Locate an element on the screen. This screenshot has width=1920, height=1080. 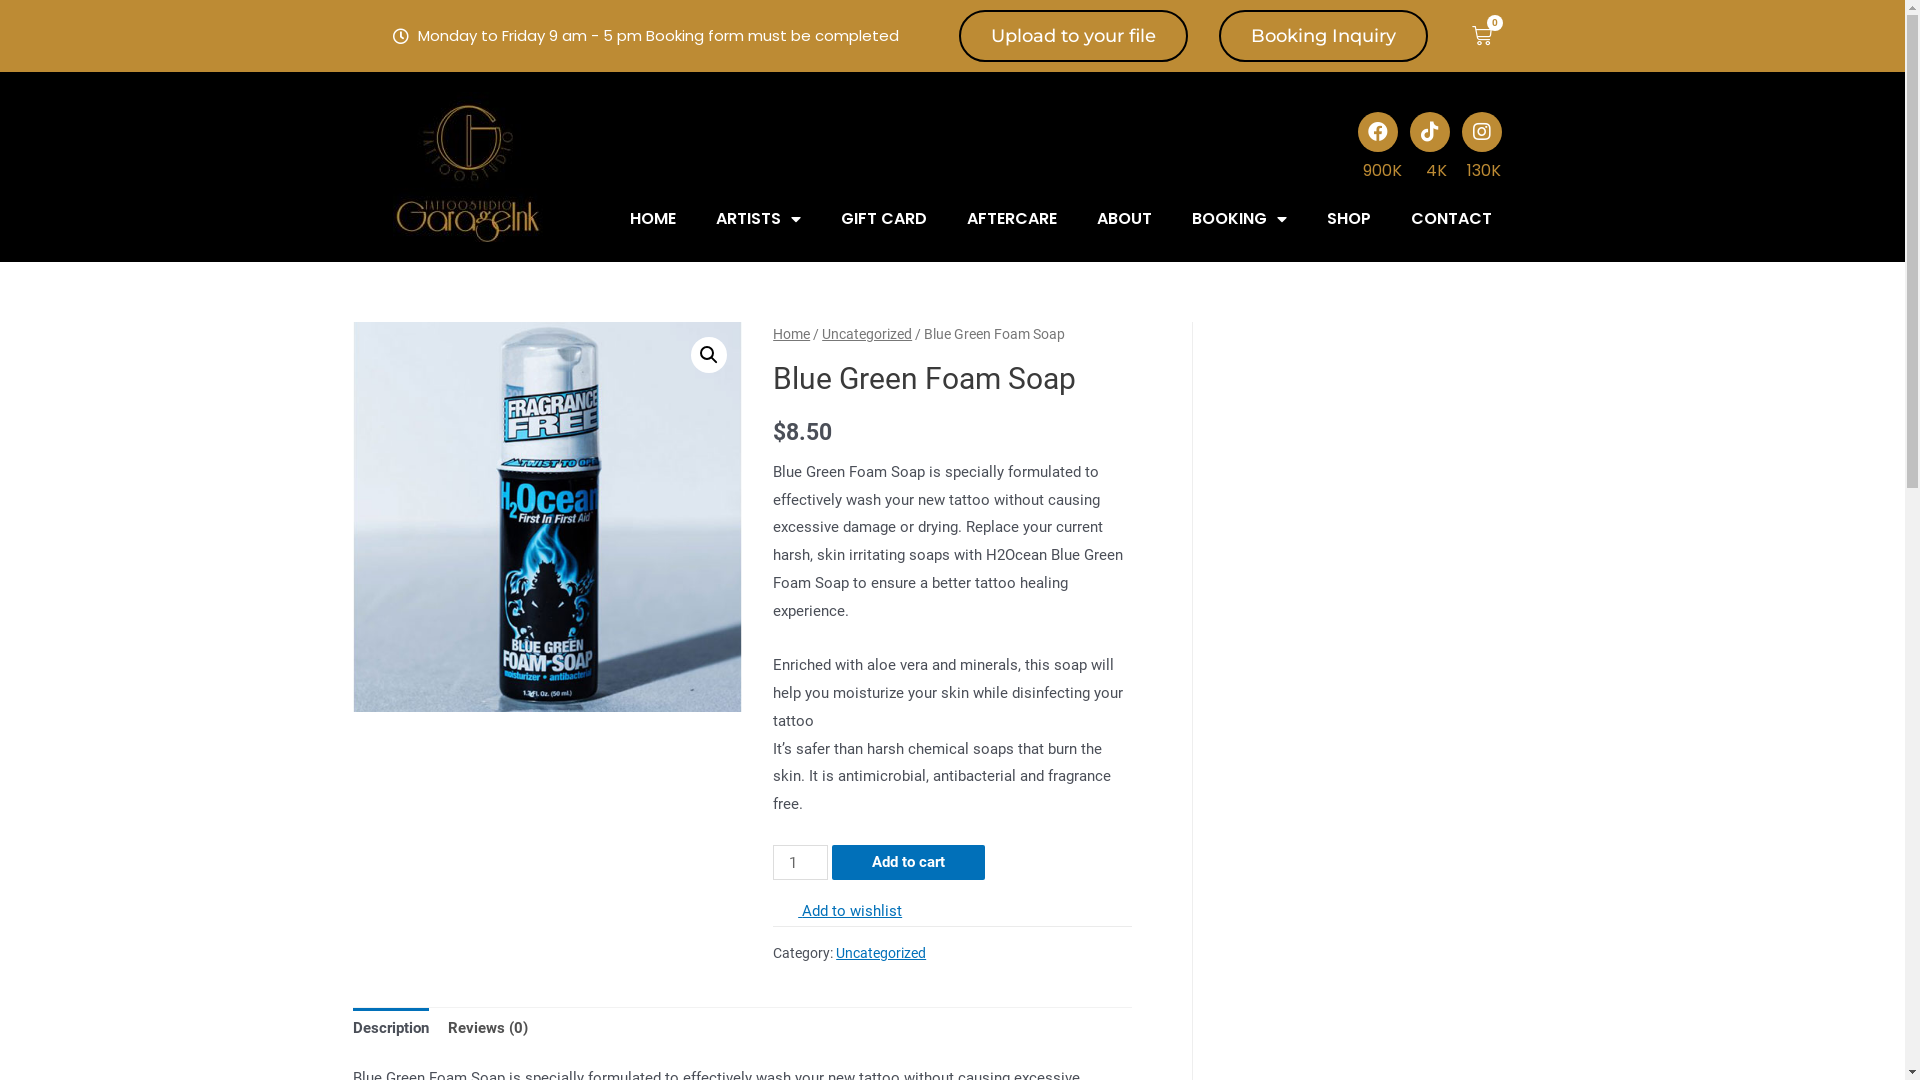
'Add to wishlist' is located at coordinates (837, 910).